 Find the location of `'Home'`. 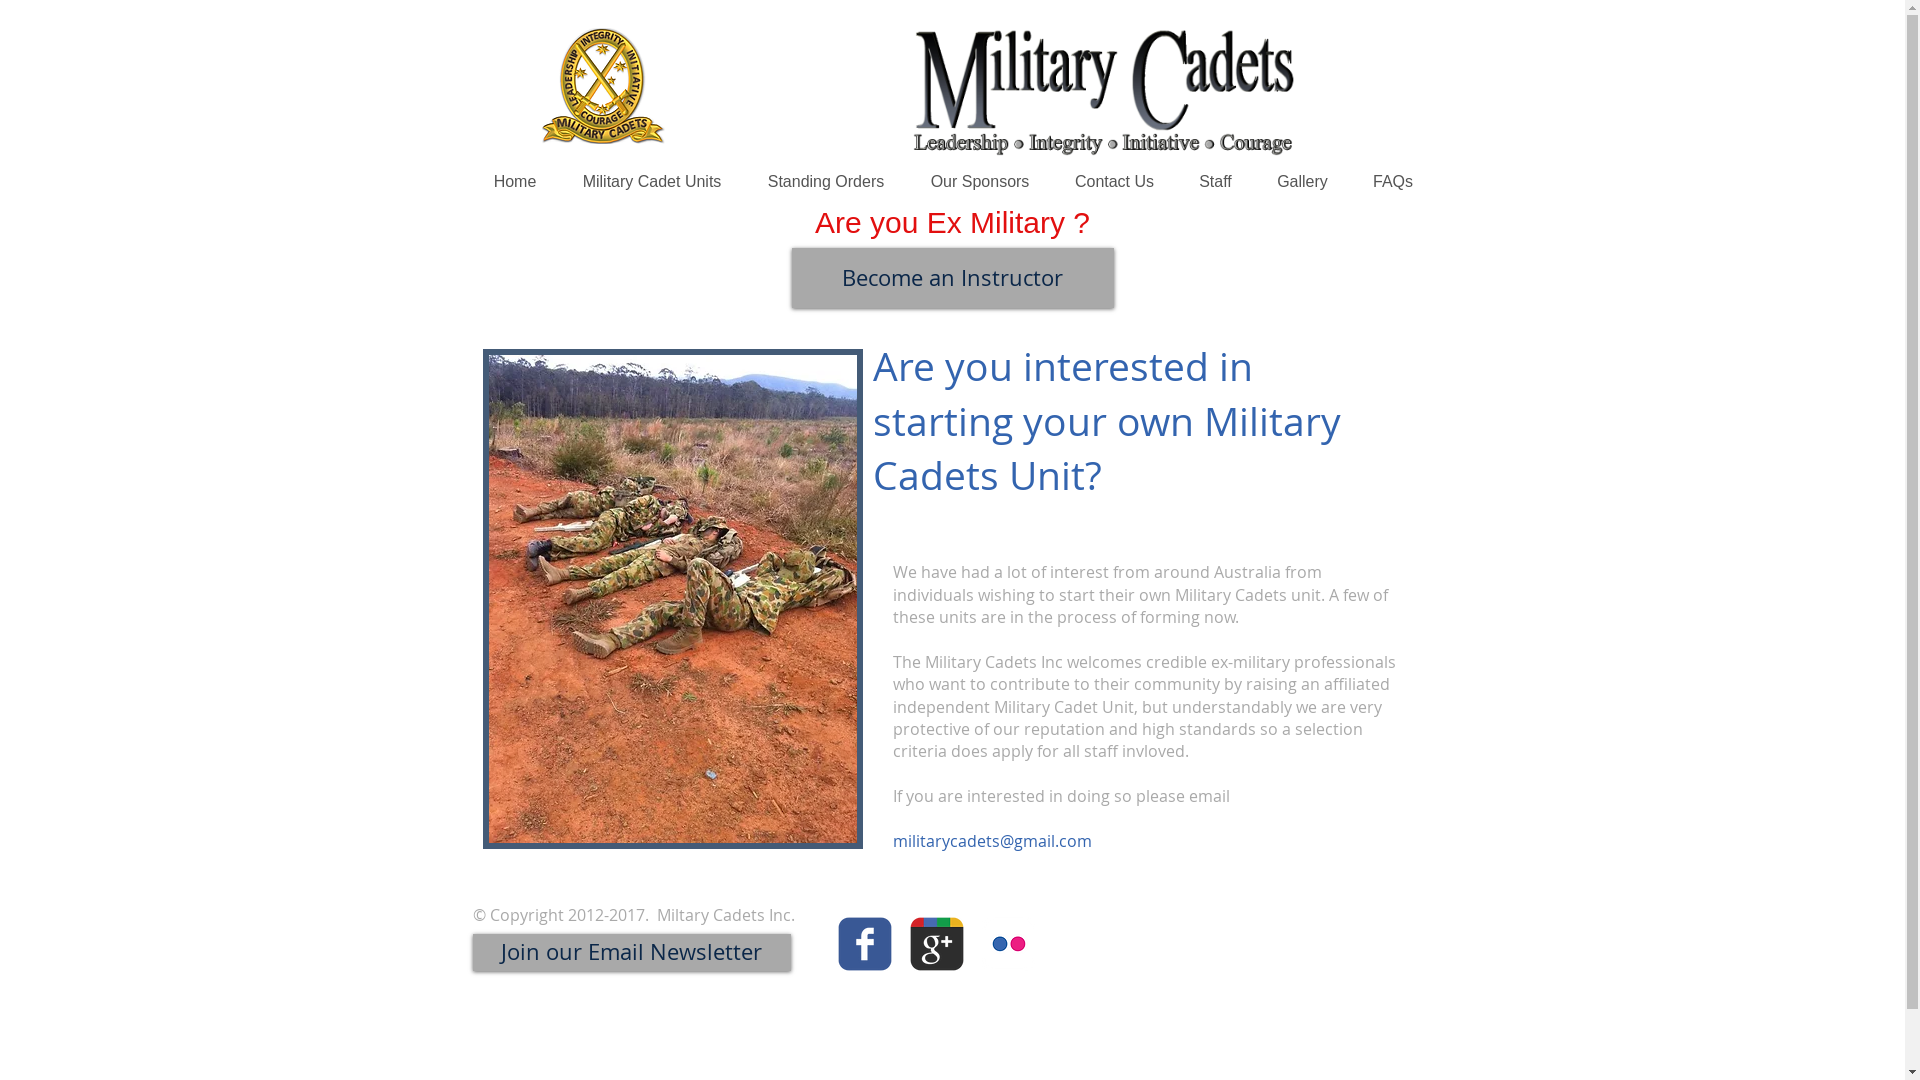

'Home' is located at coordinates (514, 181).